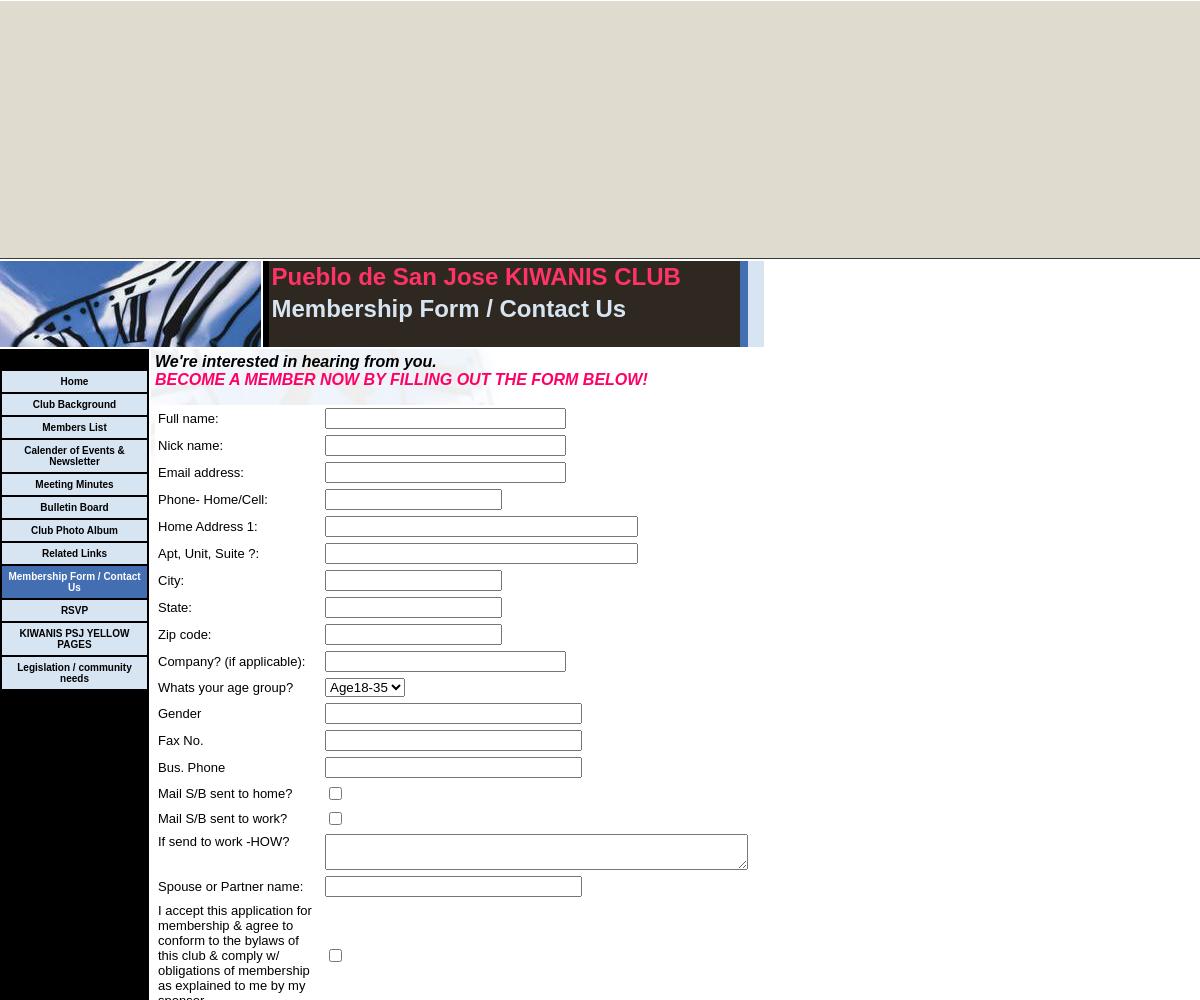  What do you see at coordinates (74, 404) in the screenshot?
I see `'Club Background'` at bounding box center [74, 404].